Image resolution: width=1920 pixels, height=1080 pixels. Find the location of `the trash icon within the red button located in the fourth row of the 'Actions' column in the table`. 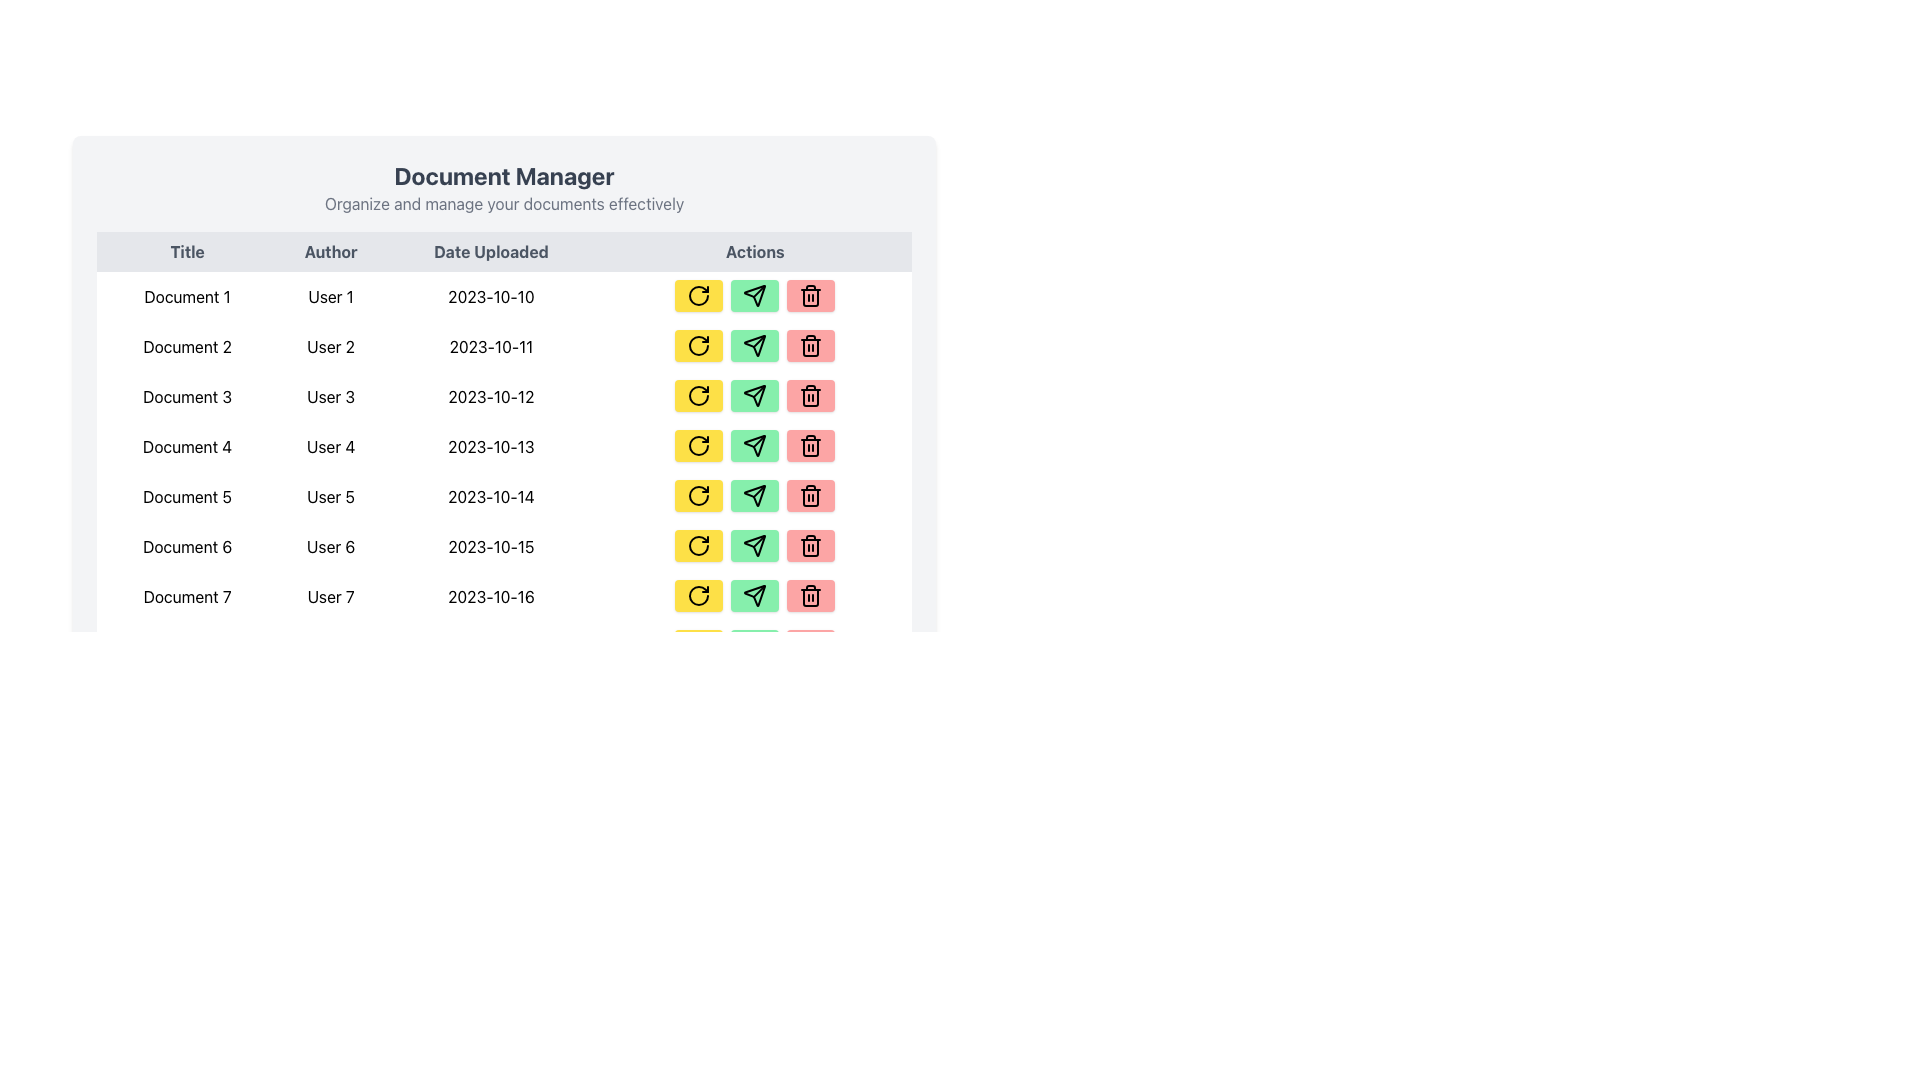

the trash icon within the red button located in the fourth row of the 'Actions' column in the table is located at coordinates (811, 445).